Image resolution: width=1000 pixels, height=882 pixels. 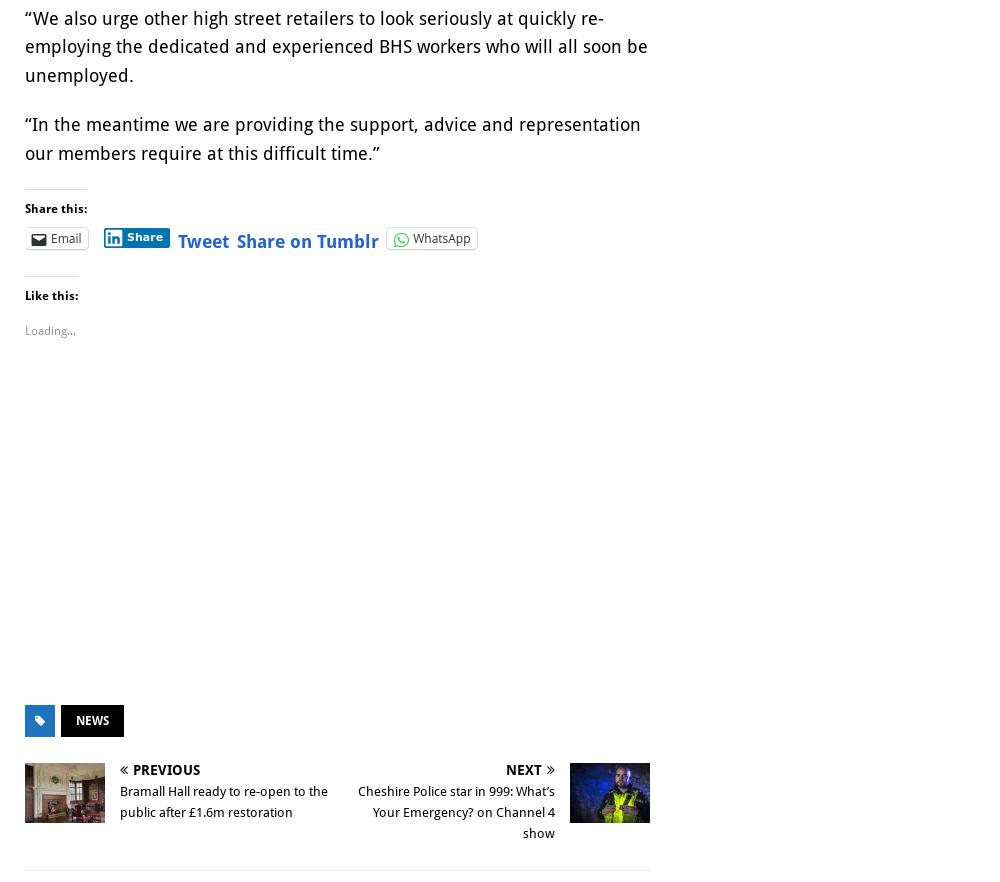 What do you see at coordinates (202, 240) in the screenshot?
I see `'Tweet'` at bounding box center [202, 240].